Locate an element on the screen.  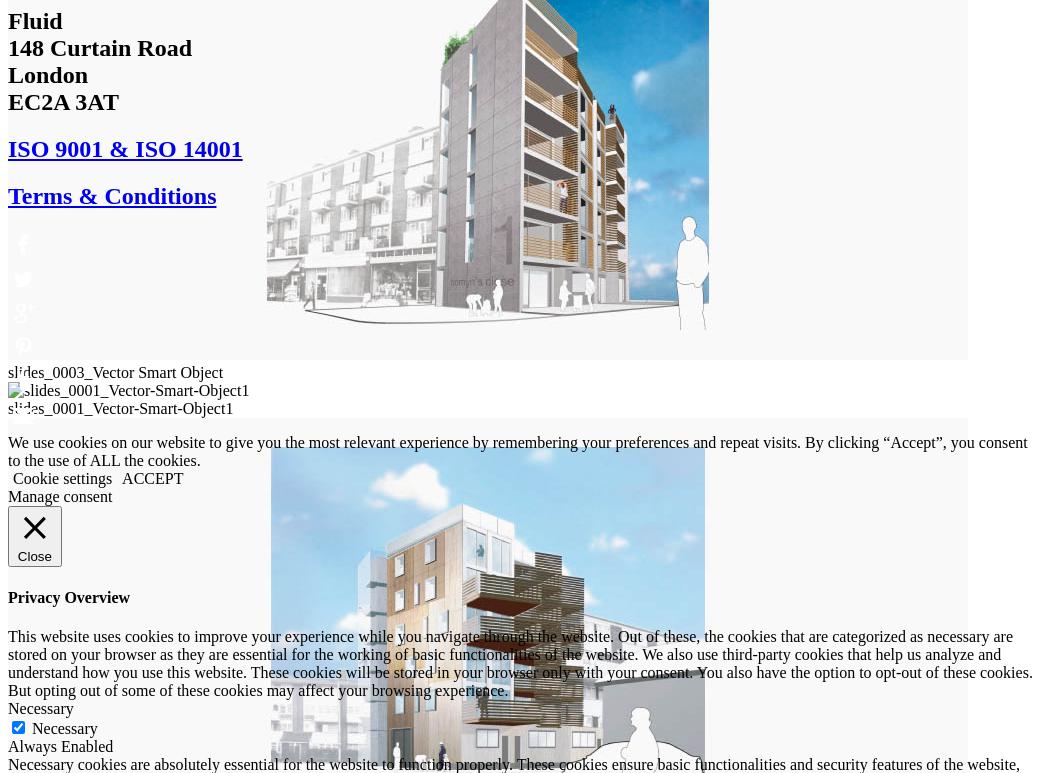
'Always Enabled' is located at coordinates (59, 744).